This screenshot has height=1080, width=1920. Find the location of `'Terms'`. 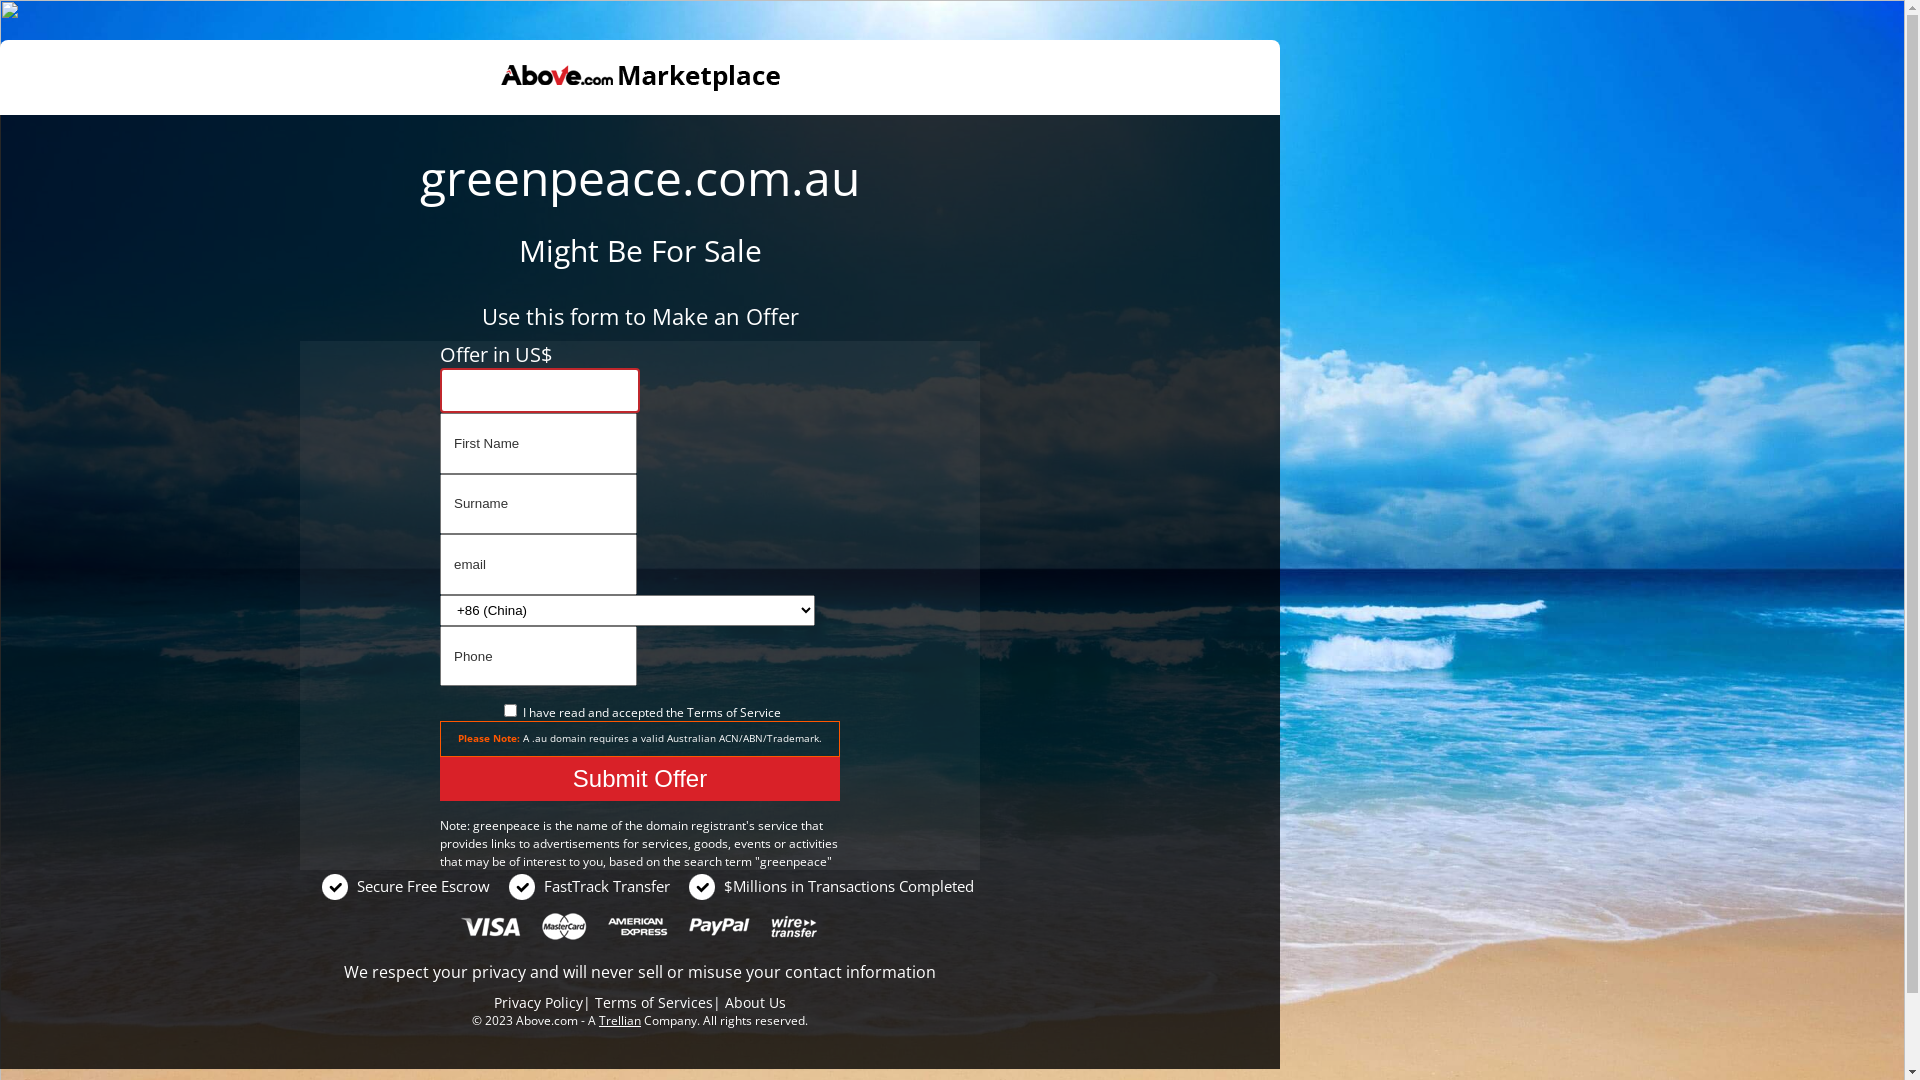

'Terms' is located at coordinates (686, 711).